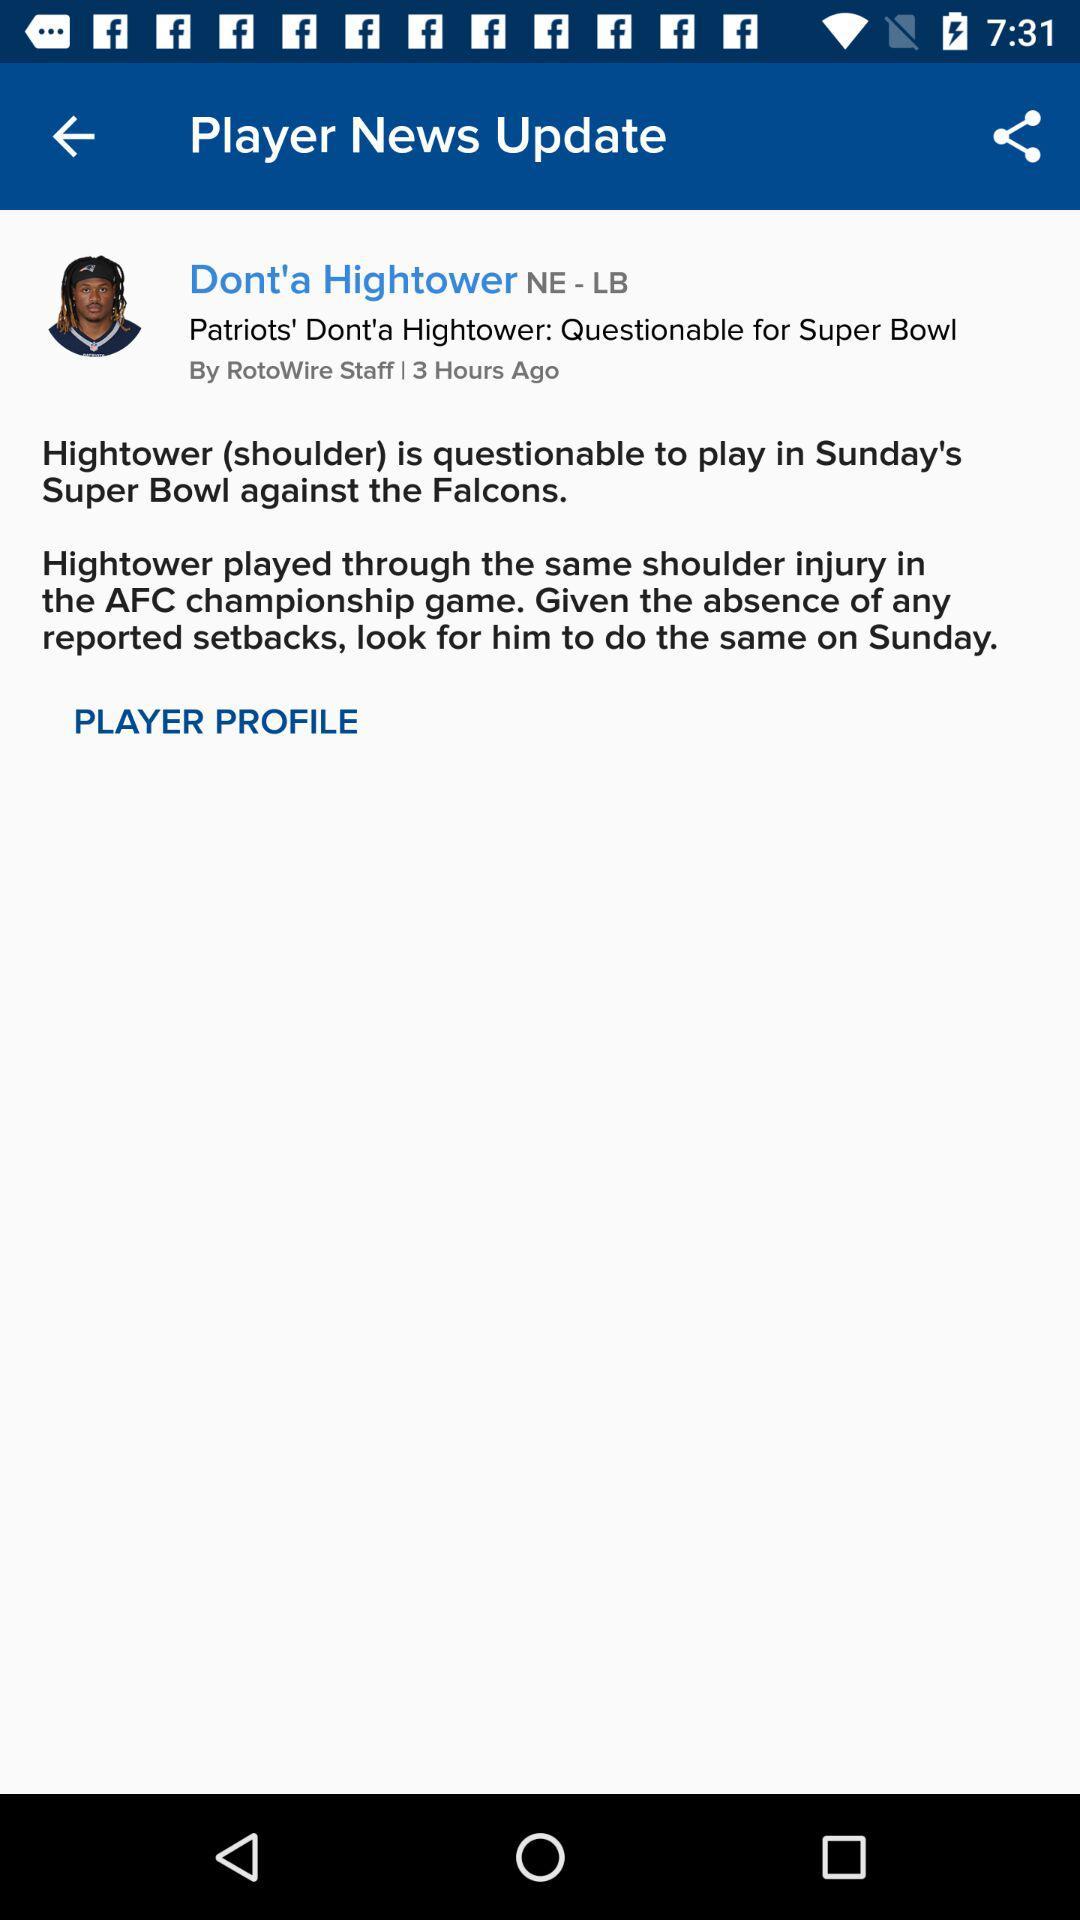  I want to click on item at the top right corner, so click(1017, 135).